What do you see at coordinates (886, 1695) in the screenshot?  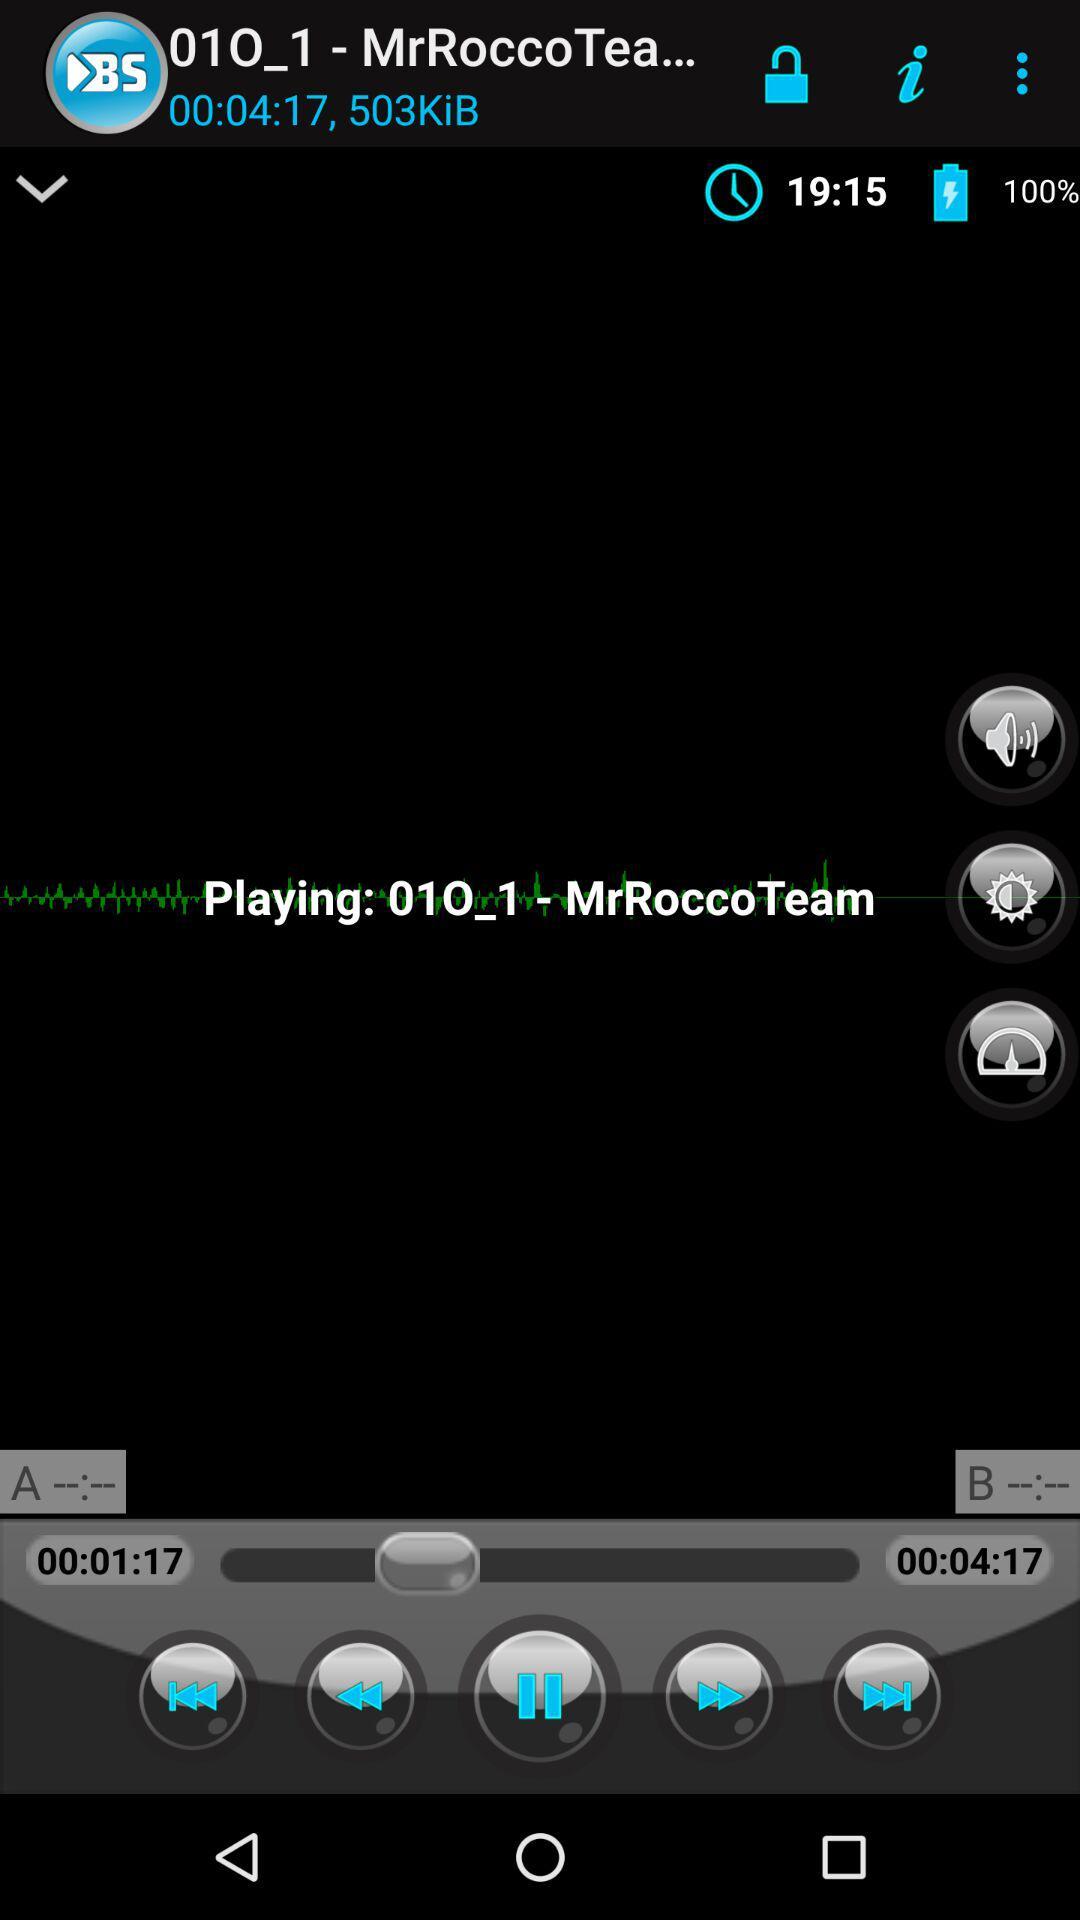 I see `forward` at bounding box center [886, 1695].